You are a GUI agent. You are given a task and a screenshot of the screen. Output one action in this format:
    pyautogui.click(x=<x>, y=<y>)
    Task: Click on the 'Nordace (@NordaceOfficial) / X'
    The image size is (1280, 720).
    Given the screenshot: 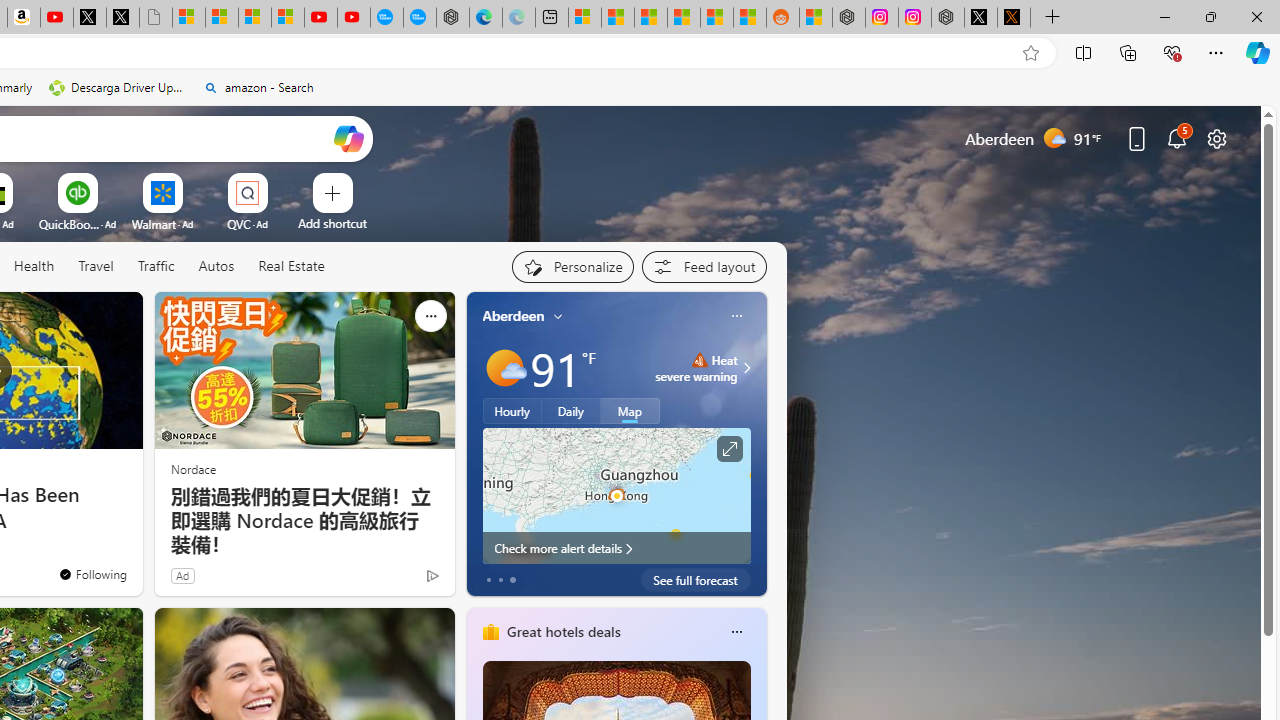 What is the action you would take?
    pyautogui.click(x=981, y=17)
    